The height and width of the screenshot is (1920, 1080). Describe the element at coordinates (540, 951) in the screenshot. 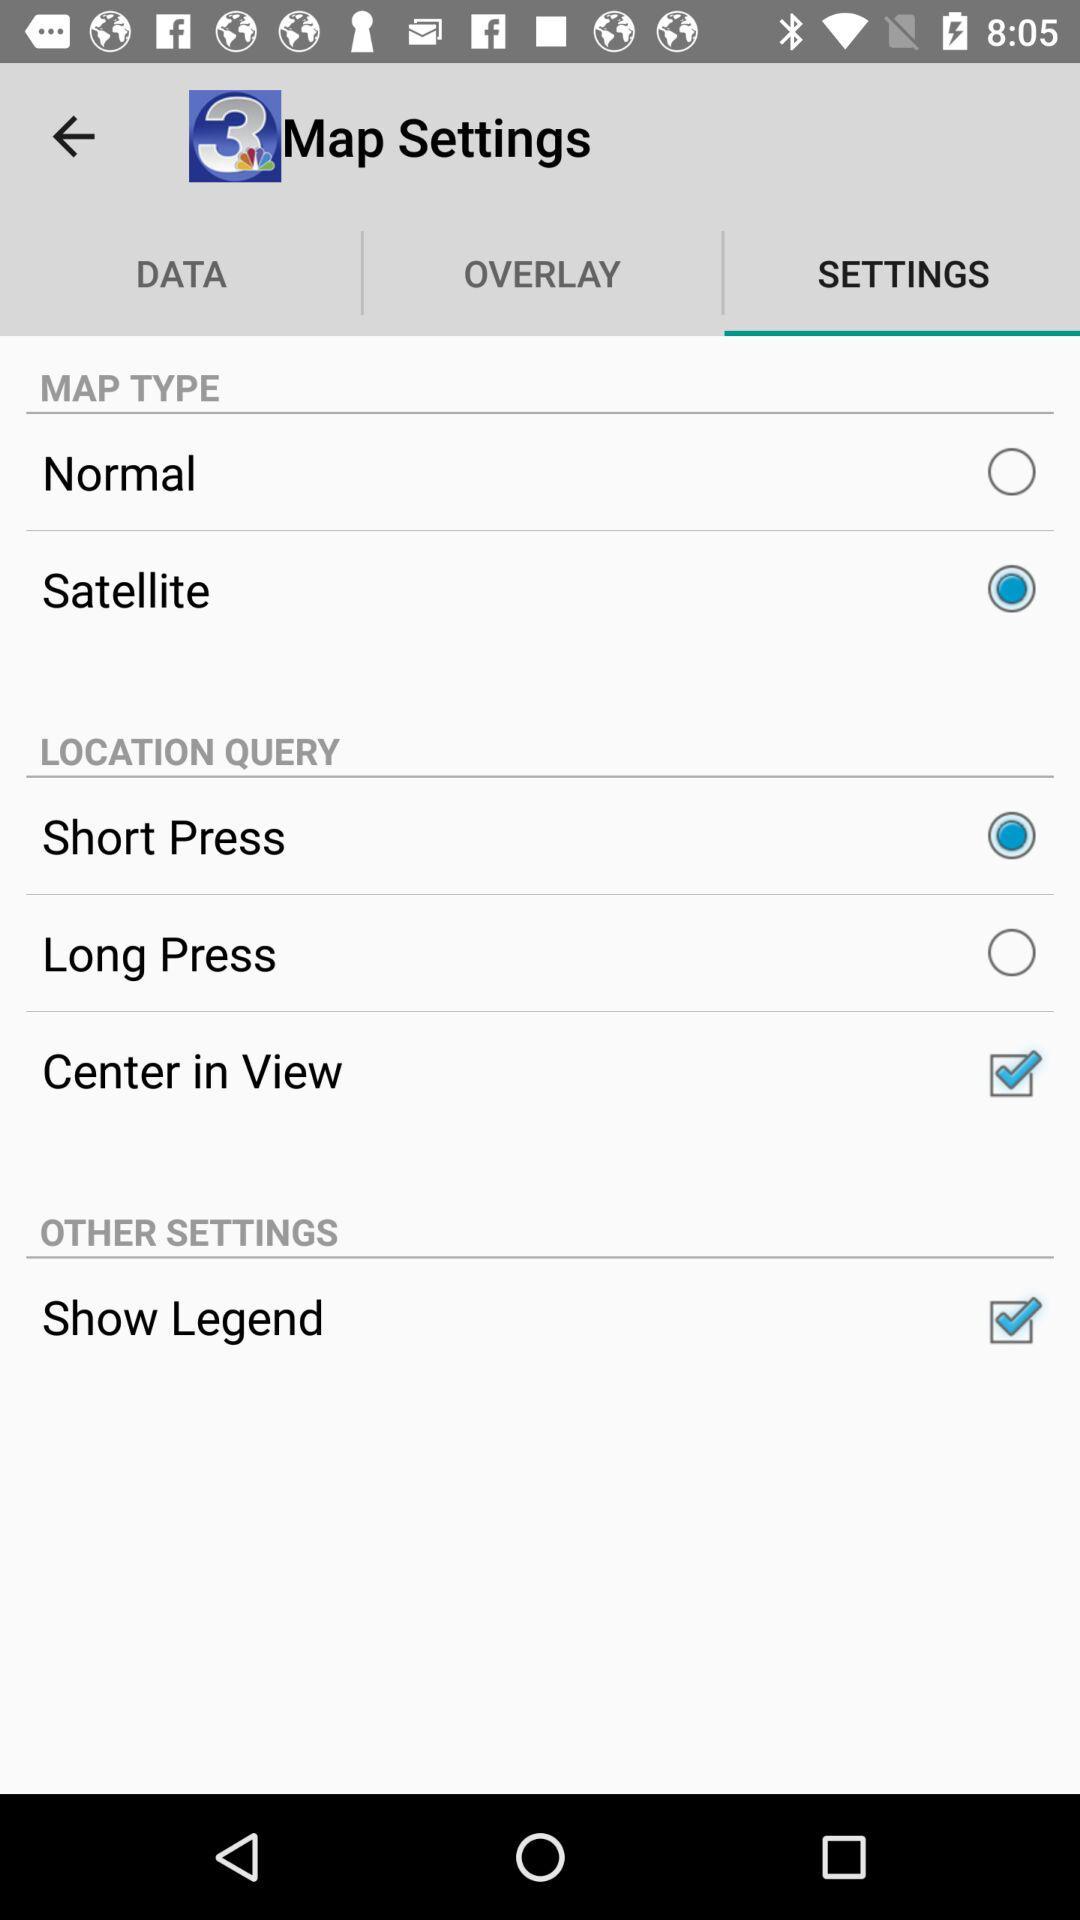

I see `the long press` at that location.